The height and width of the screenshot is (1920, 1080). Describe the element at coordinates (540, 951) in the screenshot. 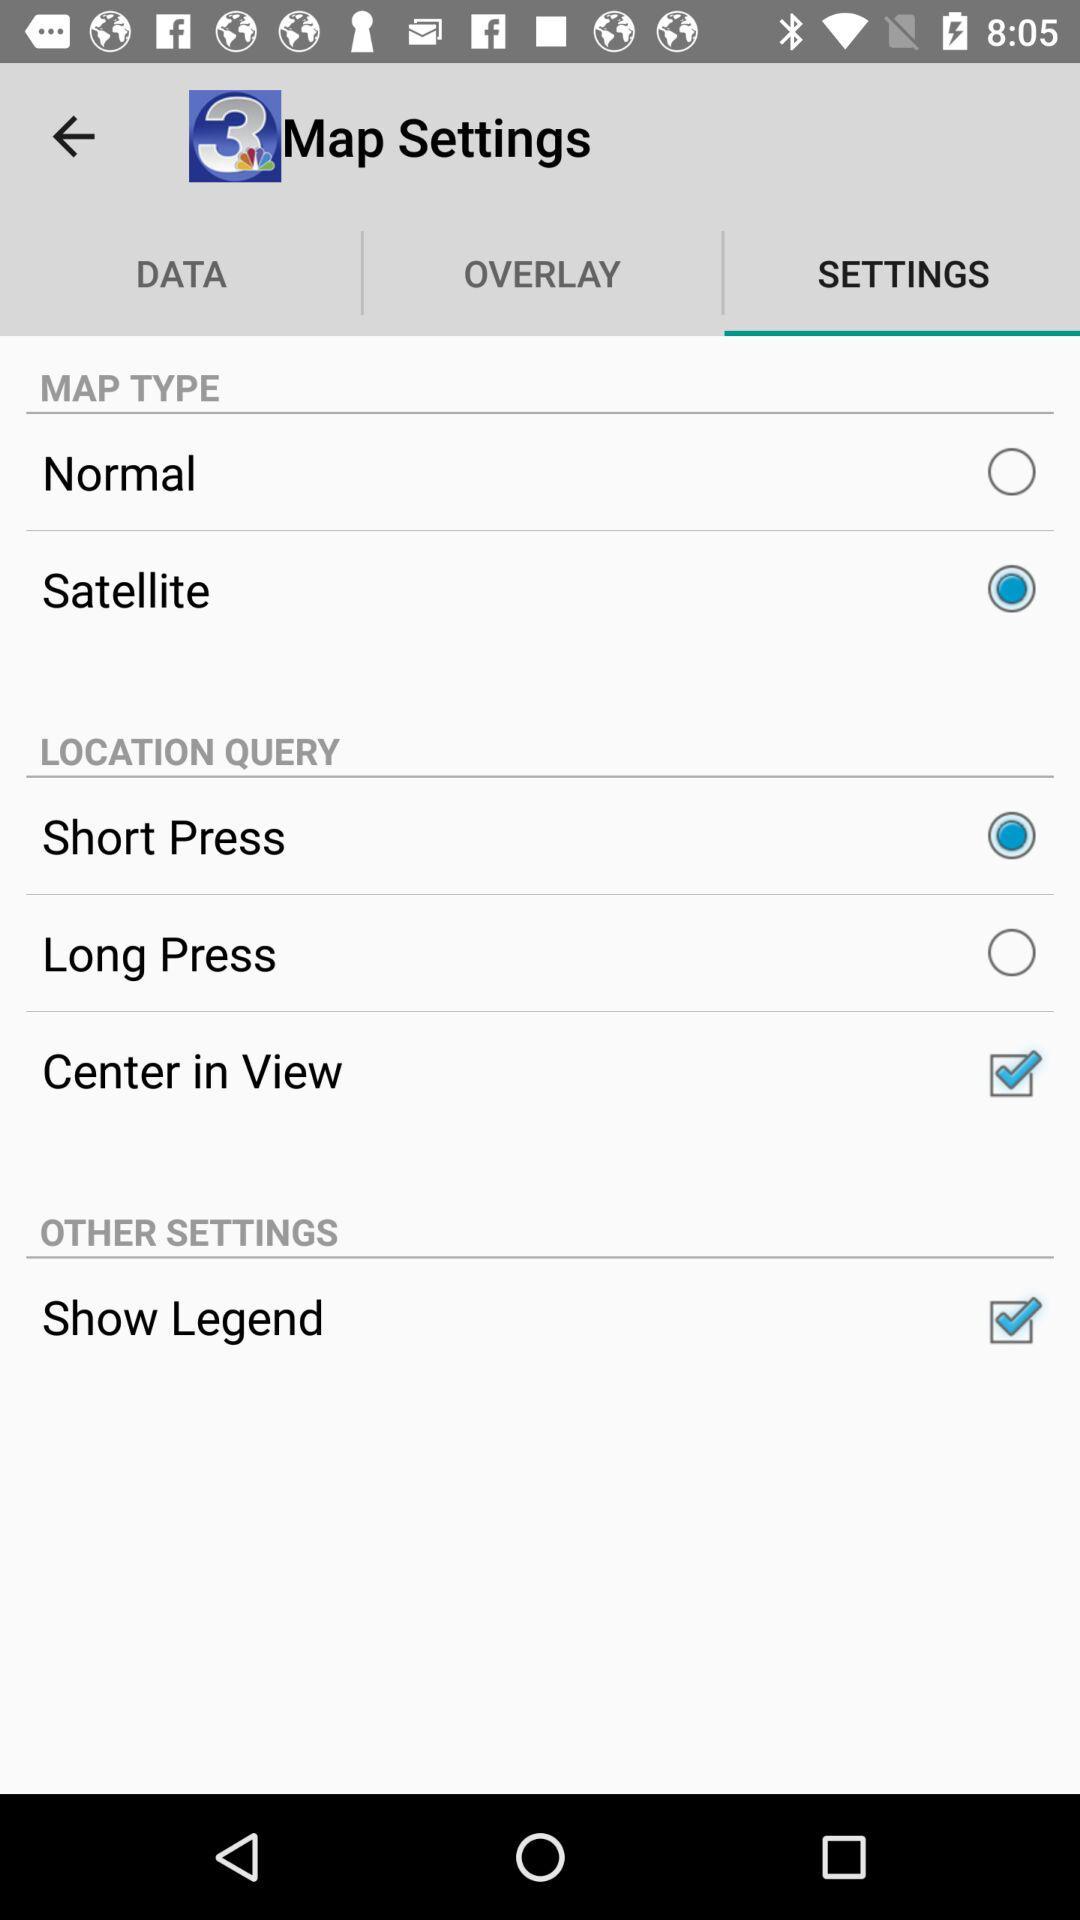

I see `the long press` at that location.